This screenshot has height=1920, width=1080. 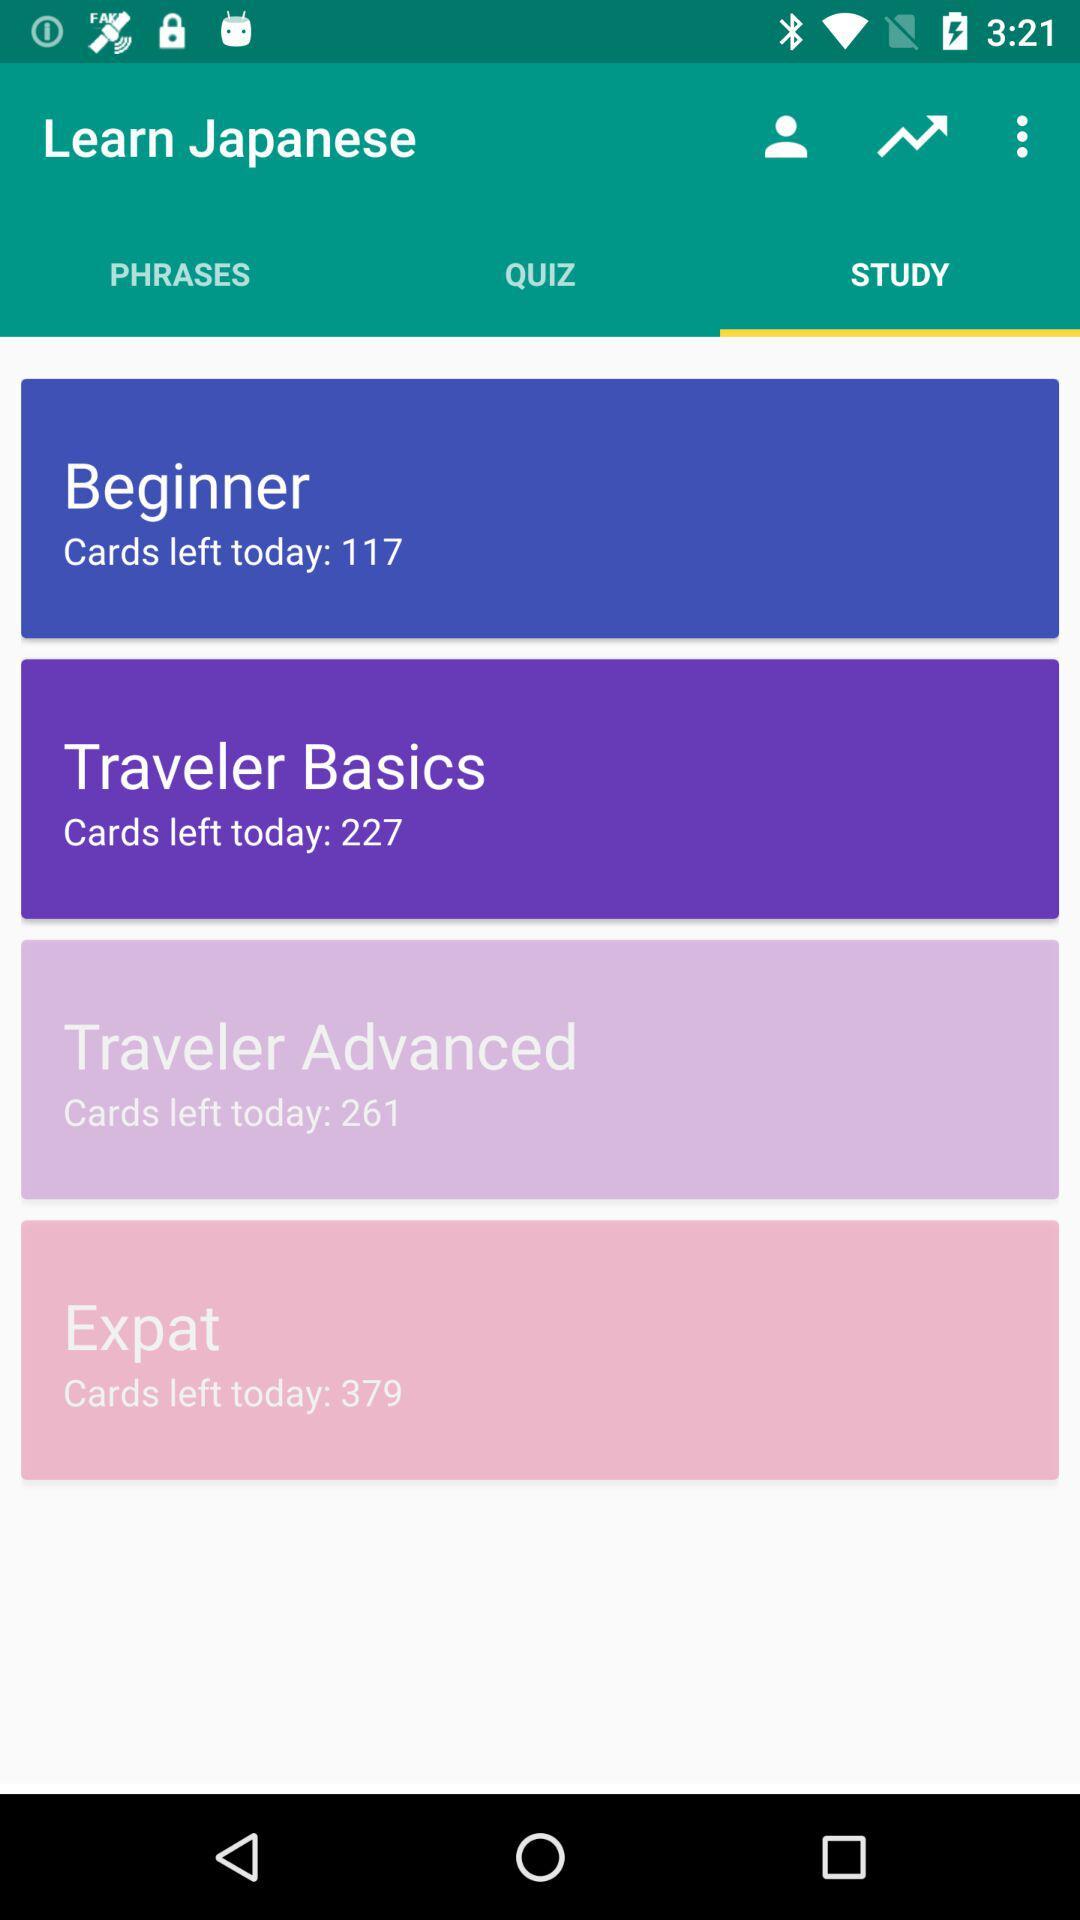 What do you see at coordinates (898, 272) in the screenshot?
I see `icon above the beginner` at bounding box center [898, 272].